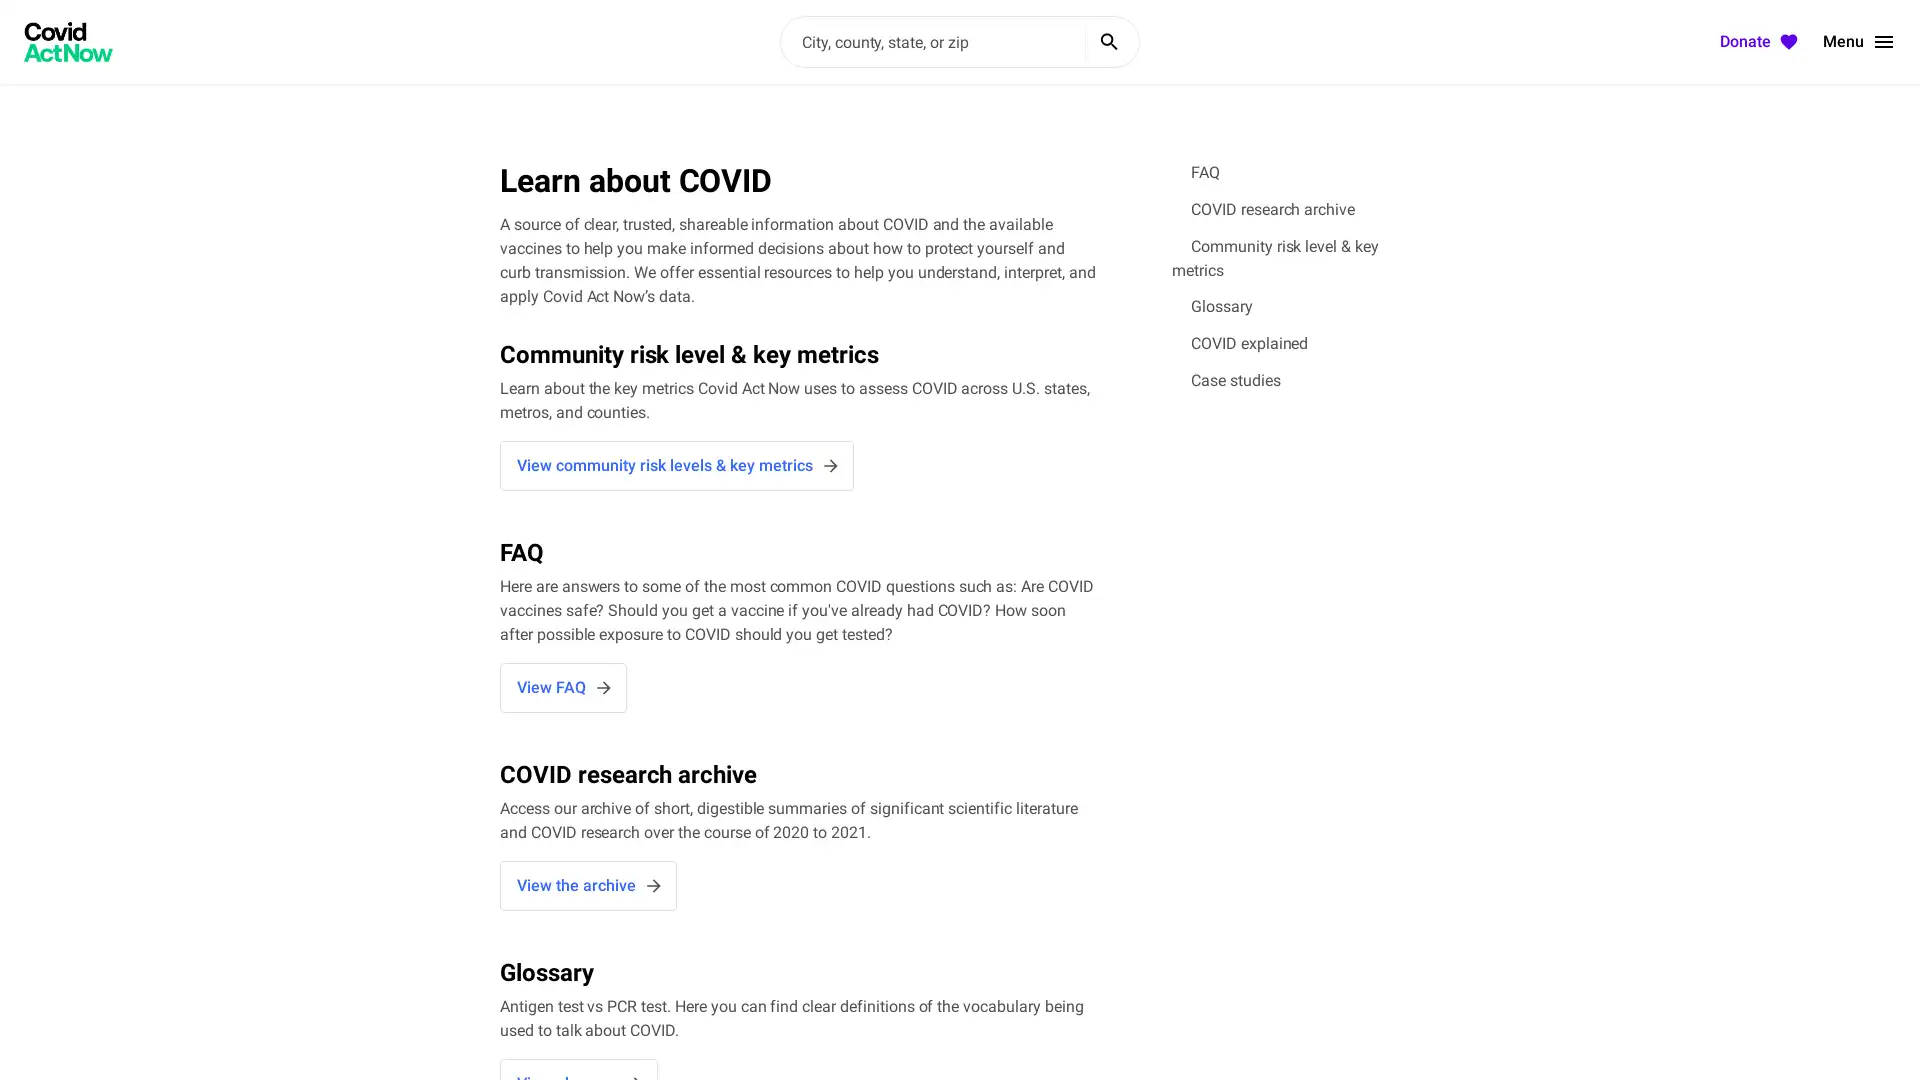 This screenshot has height=1080, width=1920. Describe the element at coordinates (562, 686) in the screenshot. I see `View FAQ` at that location.